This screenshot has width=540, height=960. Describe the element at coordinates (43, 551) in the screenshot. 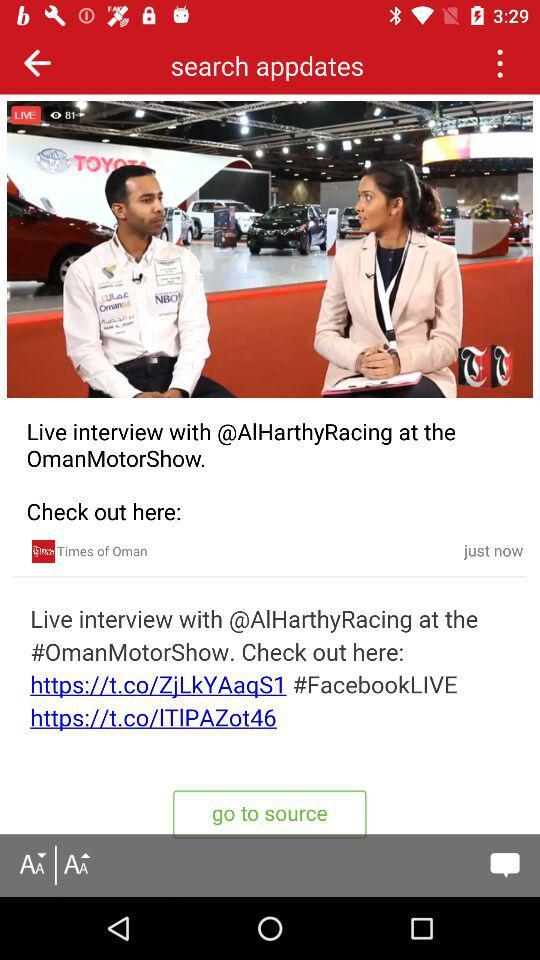

I see `open the times of oman` at that location.